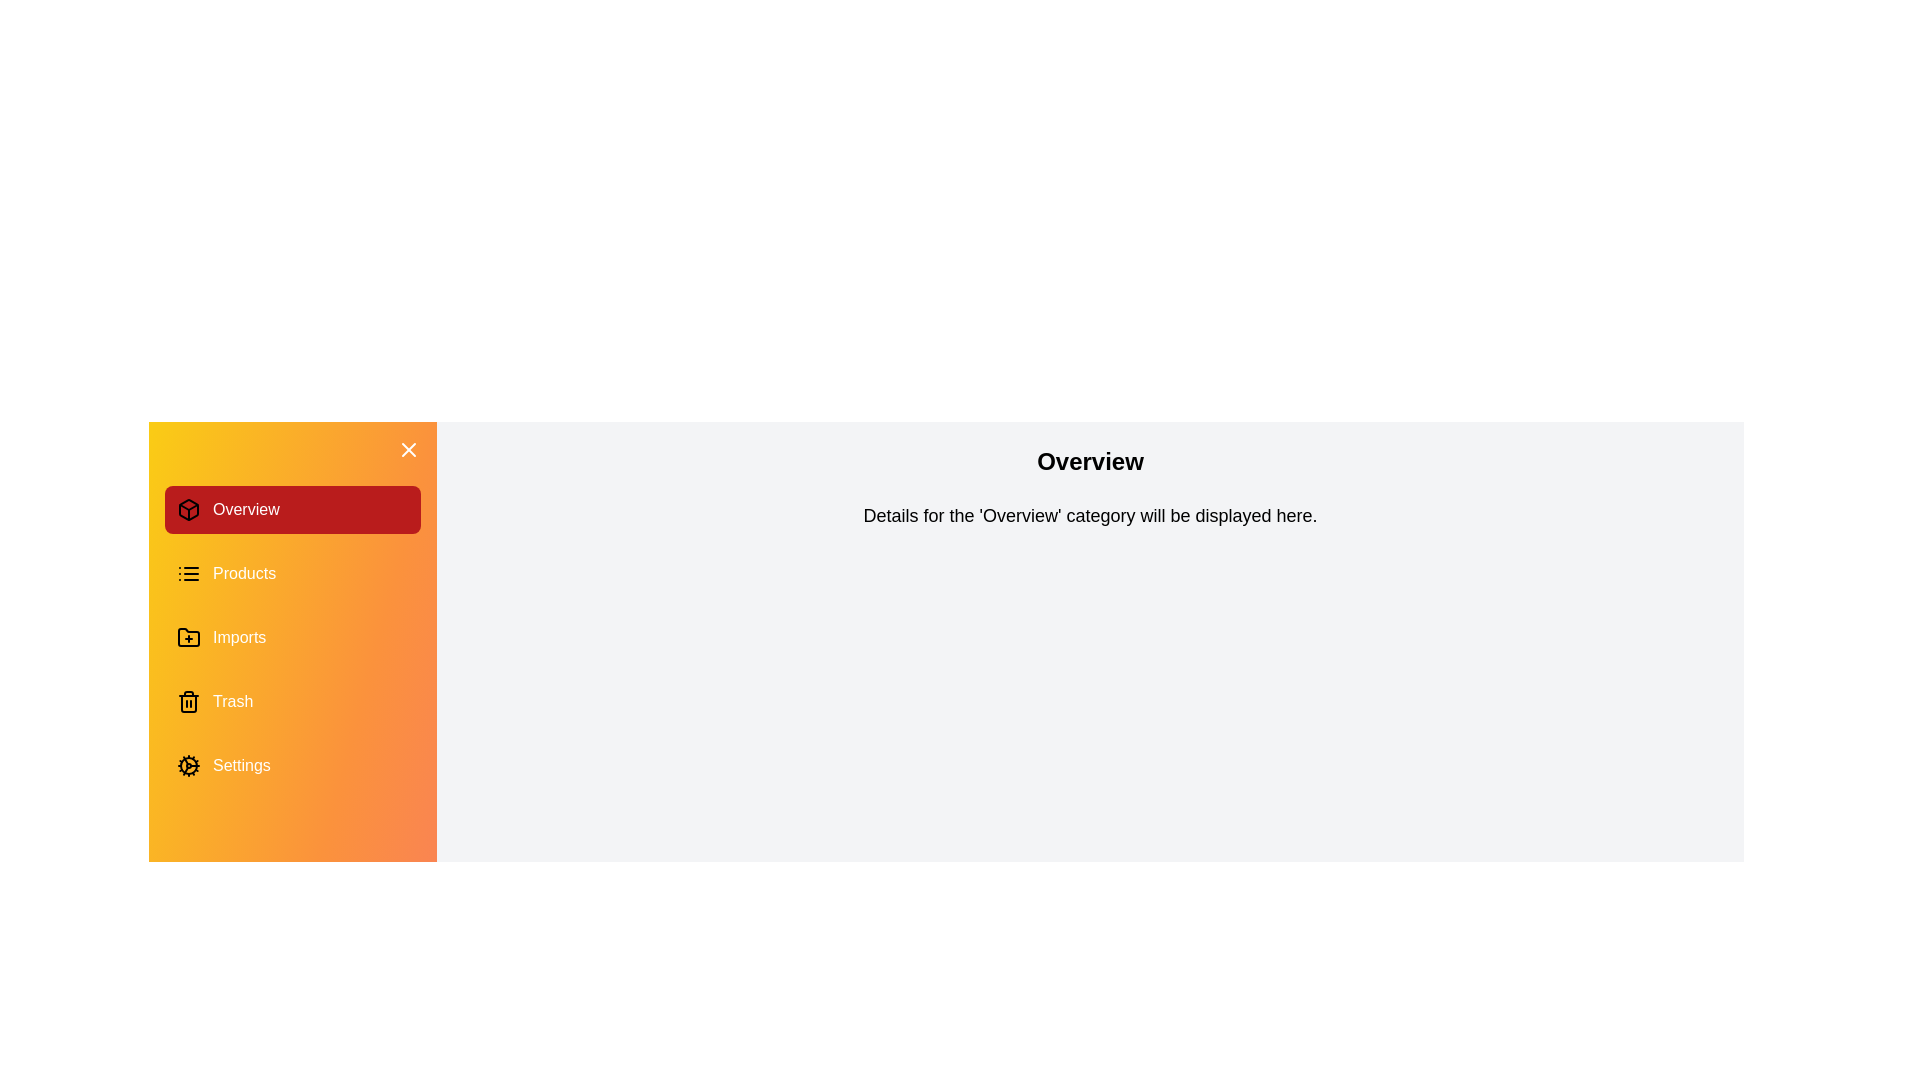 The width and height of the screenshot is (1920, 1080). I want to click on the category Trash in the drawer to switch the content displayed, so click(291, 701).